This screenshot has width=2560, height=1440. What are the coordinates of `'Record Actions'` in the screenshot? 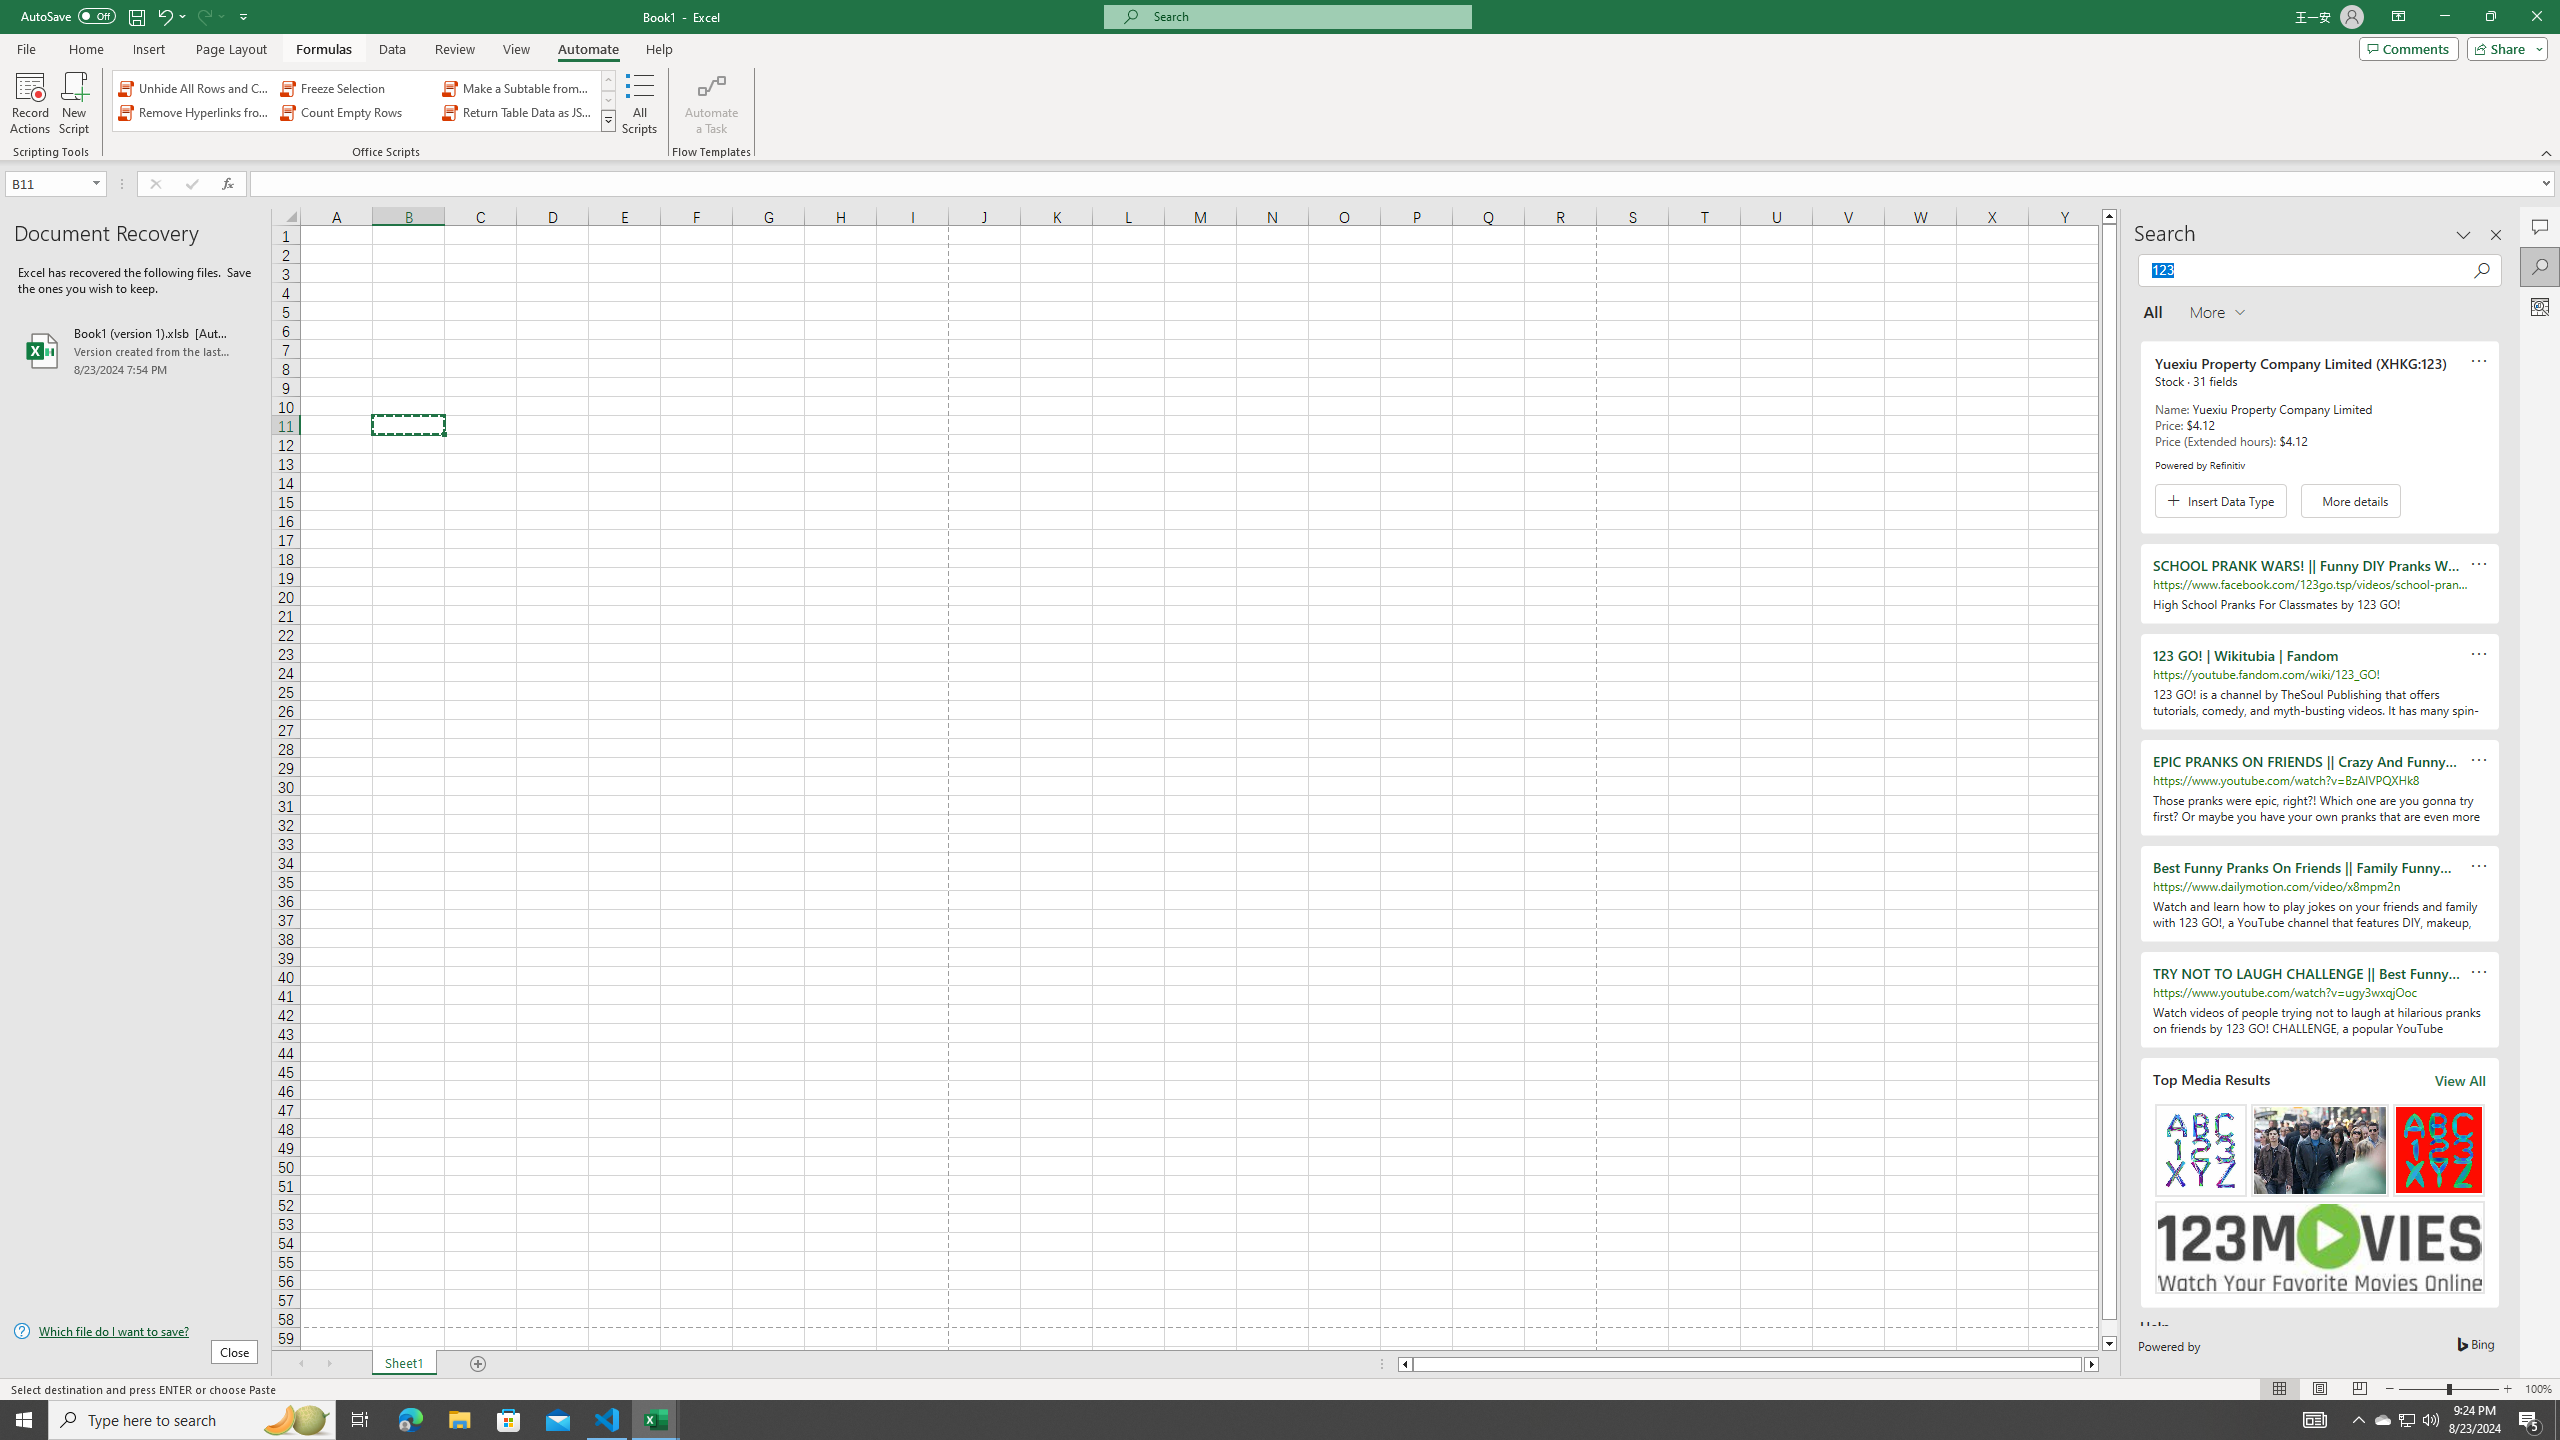 It's located at (29, 103).